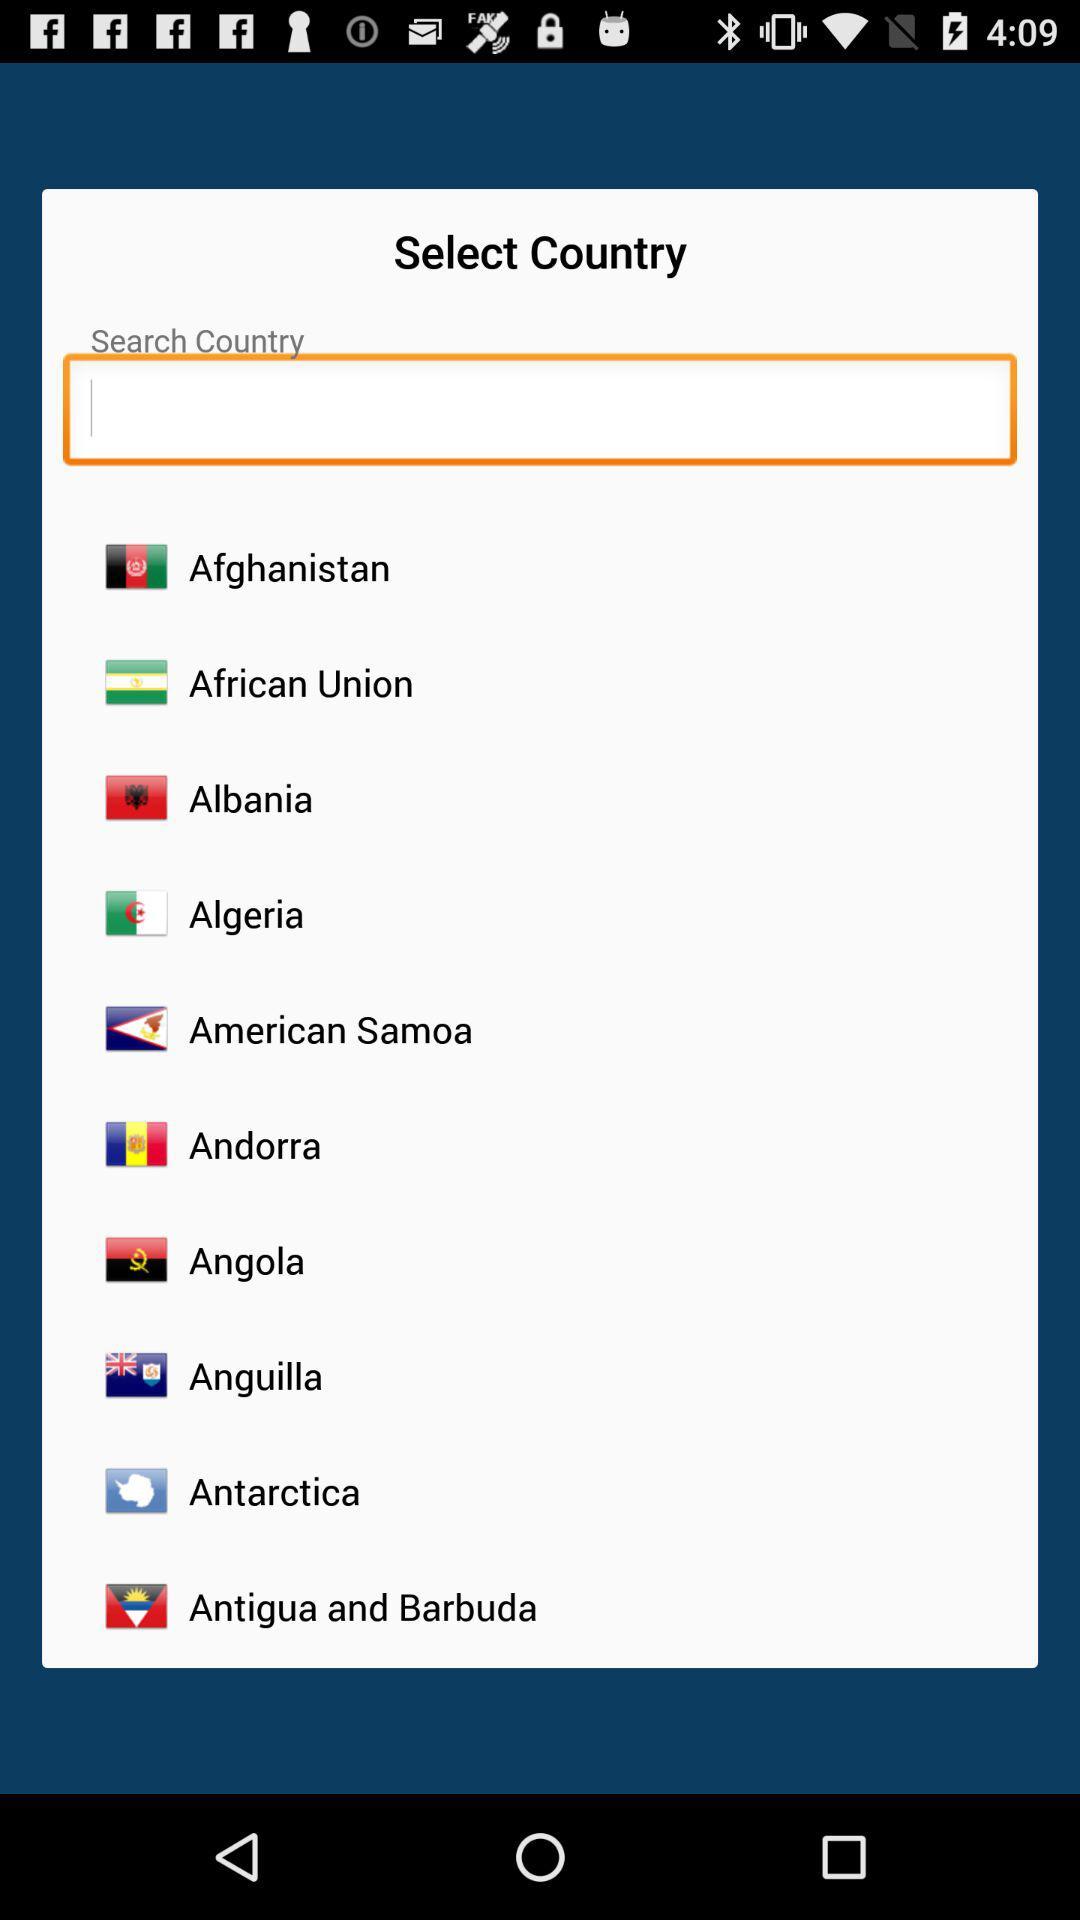 Image resolution: width=1080 pixels, height=1920 pixels. Describe the element at coordinates (540, 413) in the screenshot. I see `search` at that location.